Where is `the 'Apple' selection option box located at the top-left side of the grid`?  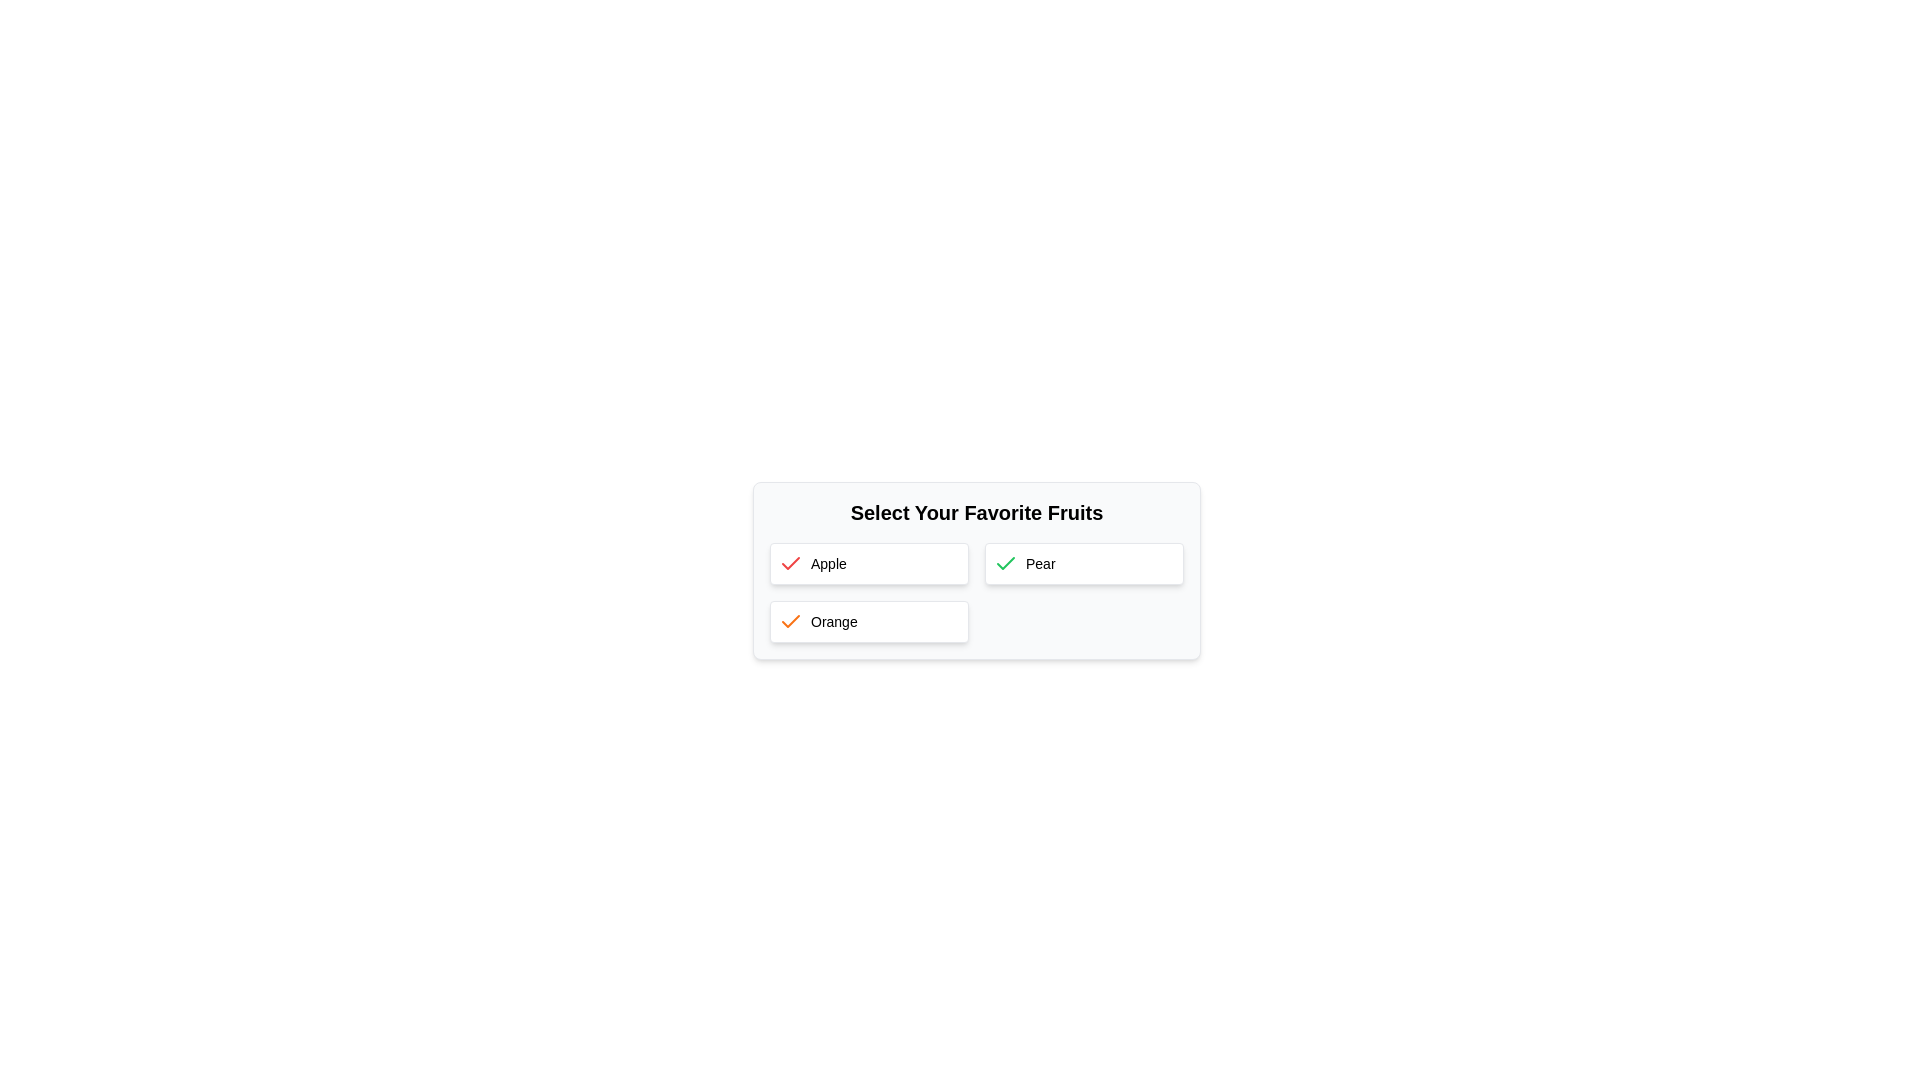 the 'Apple' selection option box located at the top-left side of the grid is located at coordinates (869, 563).